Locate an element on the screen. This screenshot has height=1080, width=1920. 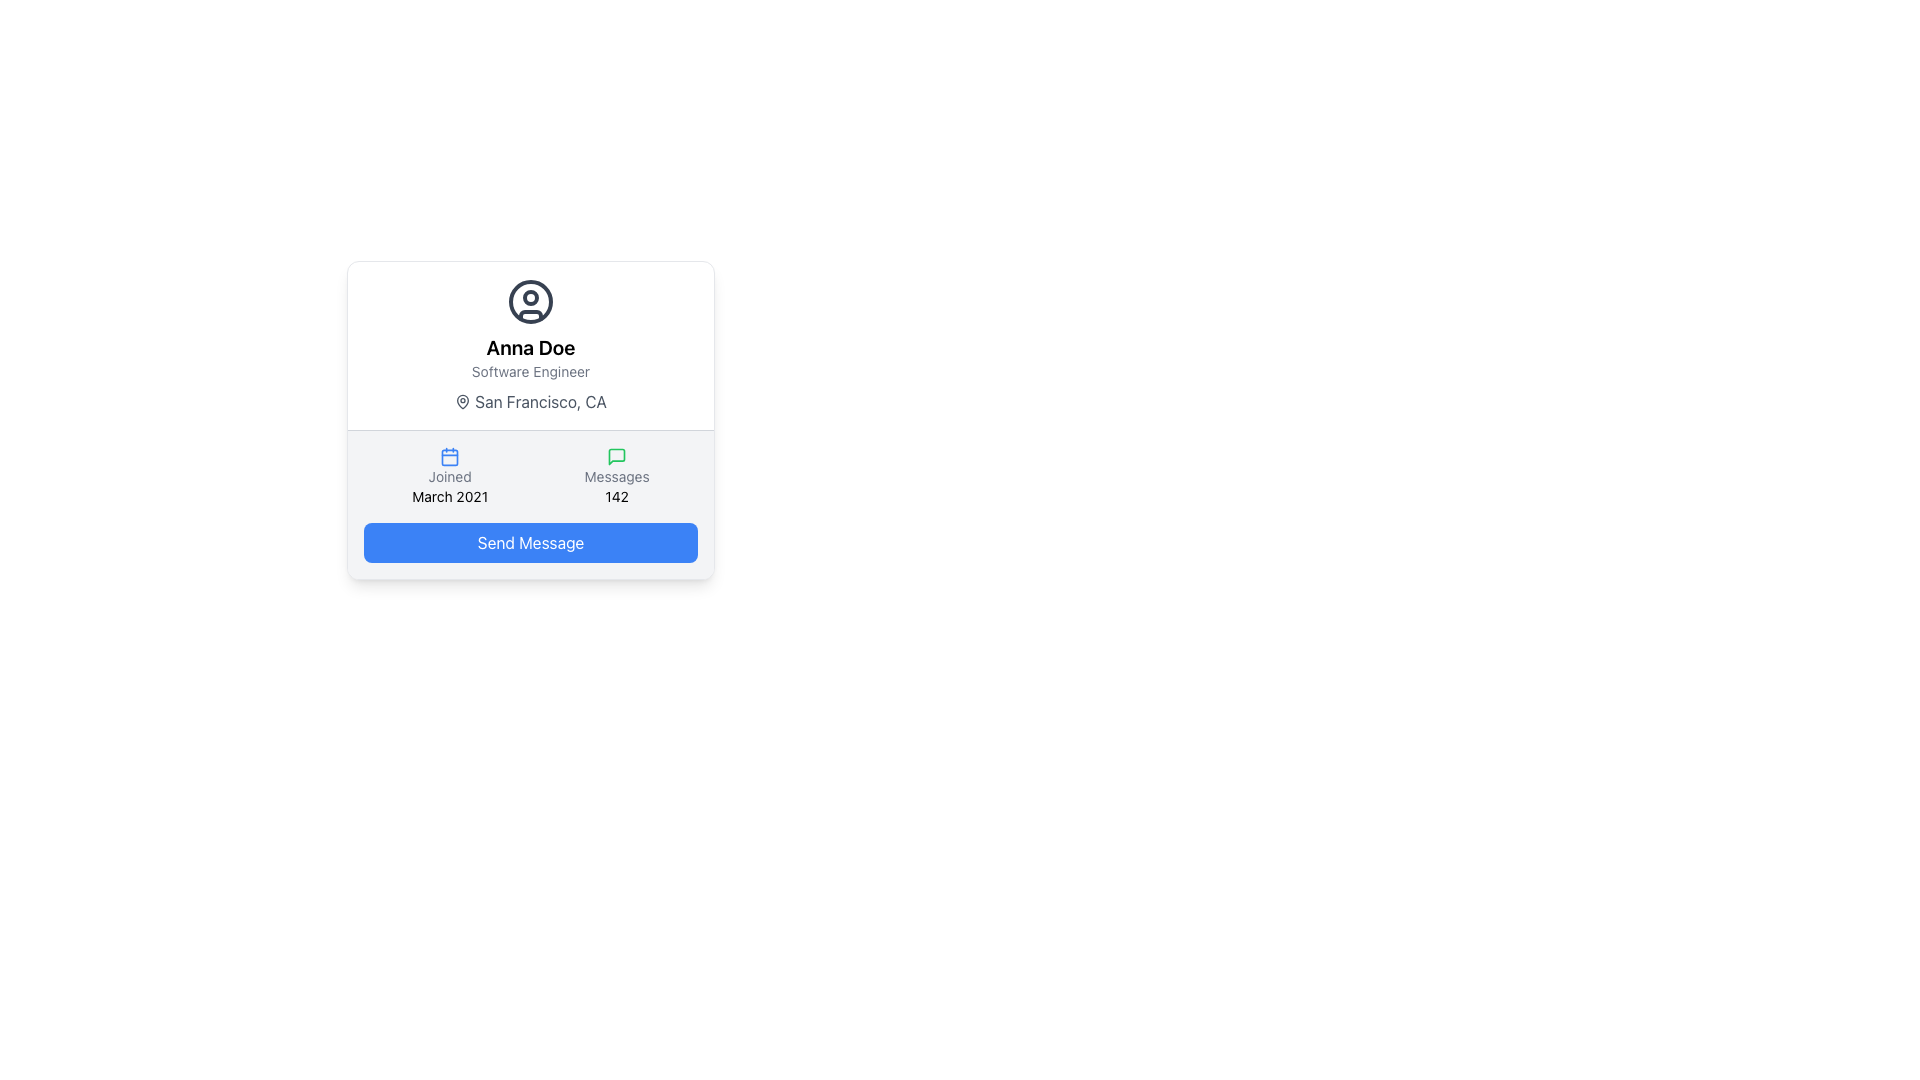
message count displayed in the 'Messages 142' element located at the bottom right corner of the user profile card is located at coordinates (616, 477).